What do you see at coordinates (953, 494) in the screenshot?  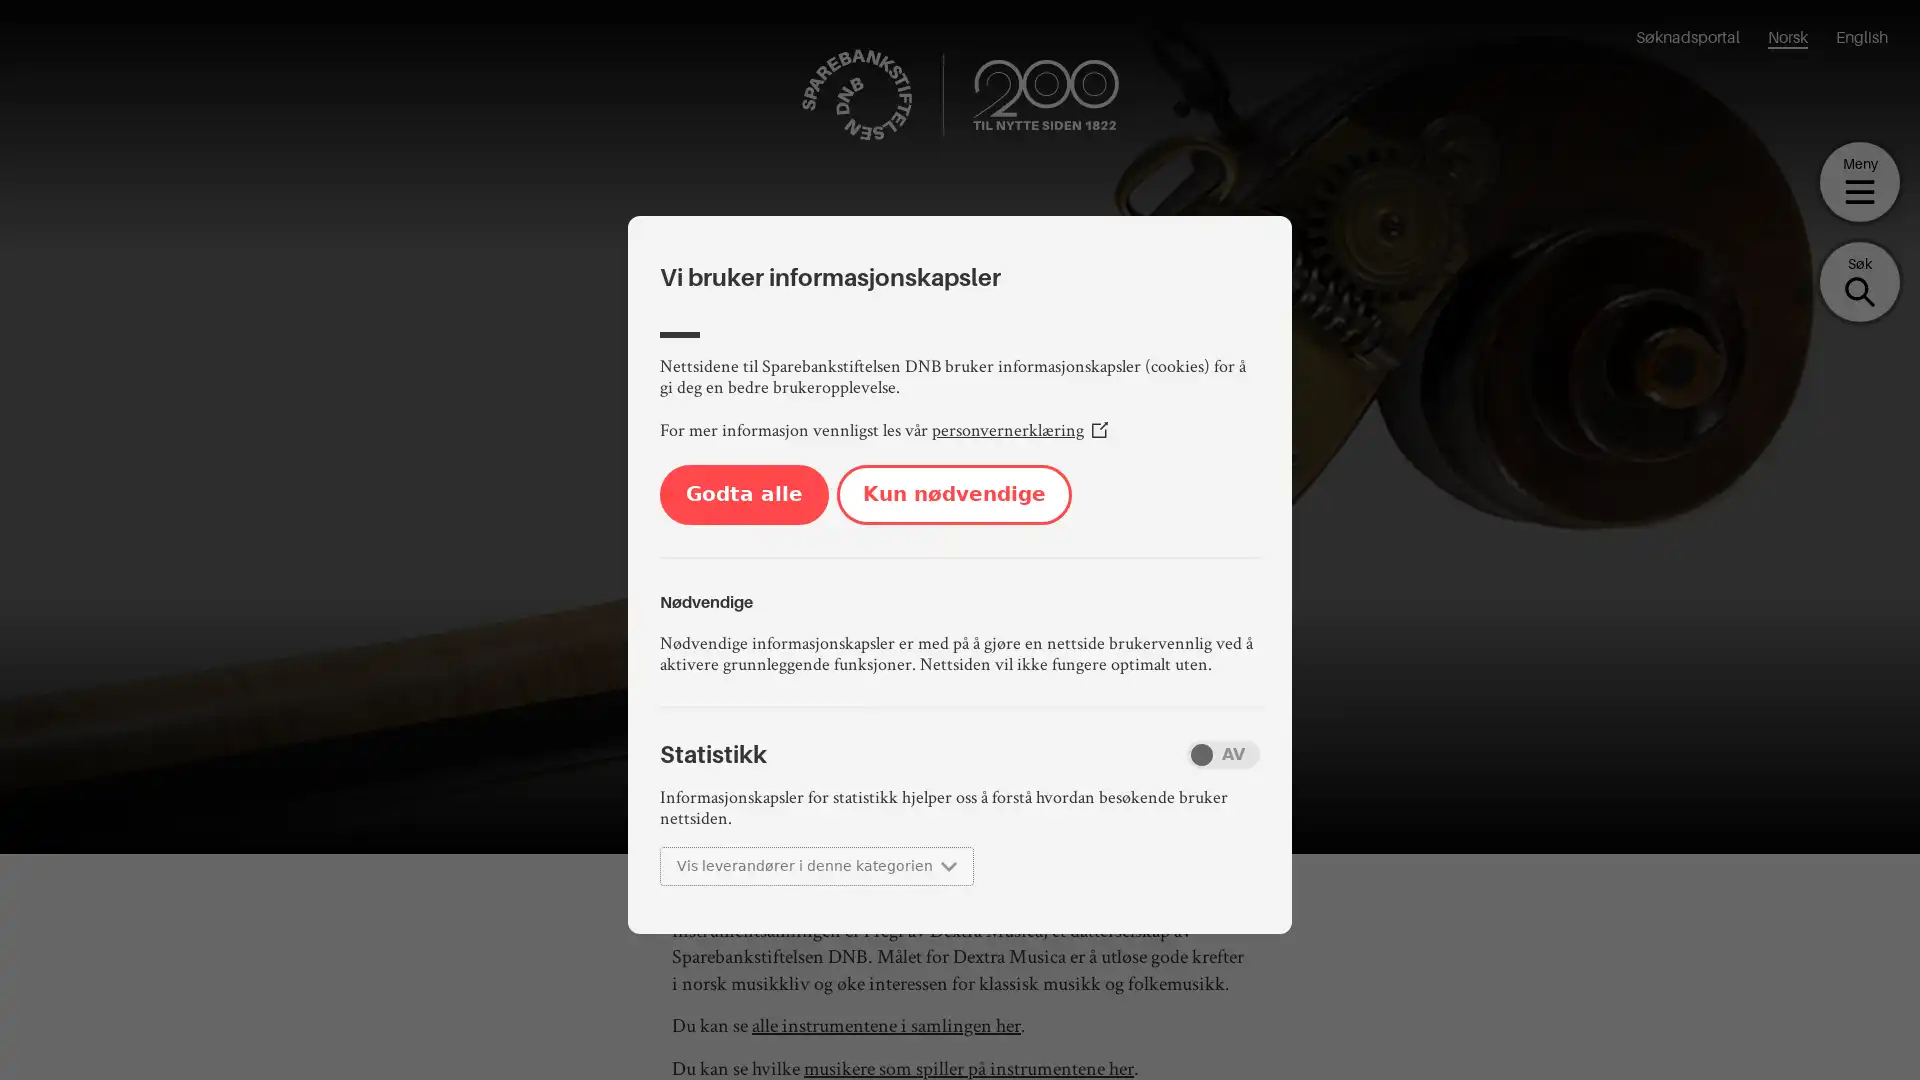 I see `Kun ndvendige` at bounding box center [953, 494].